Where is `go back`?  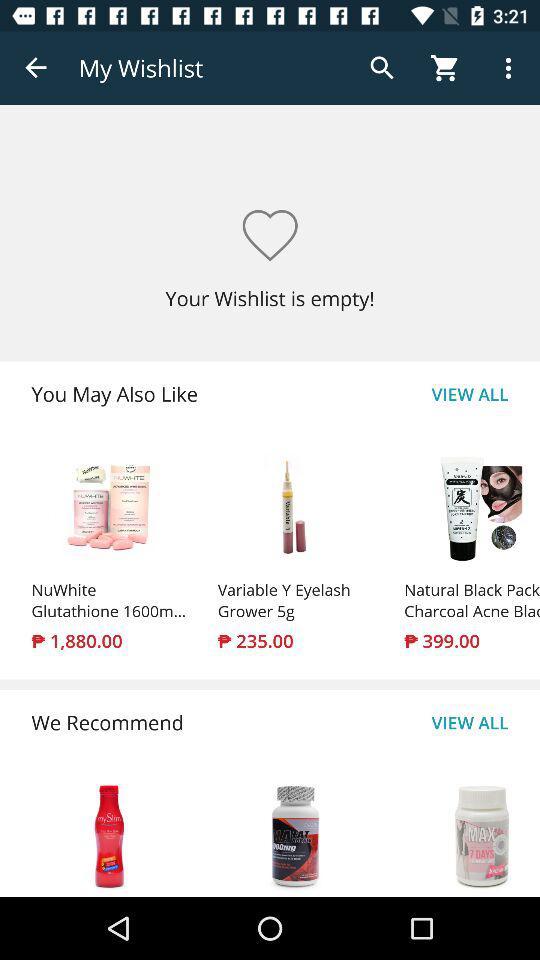 go back is located at coordinates (36, 68).